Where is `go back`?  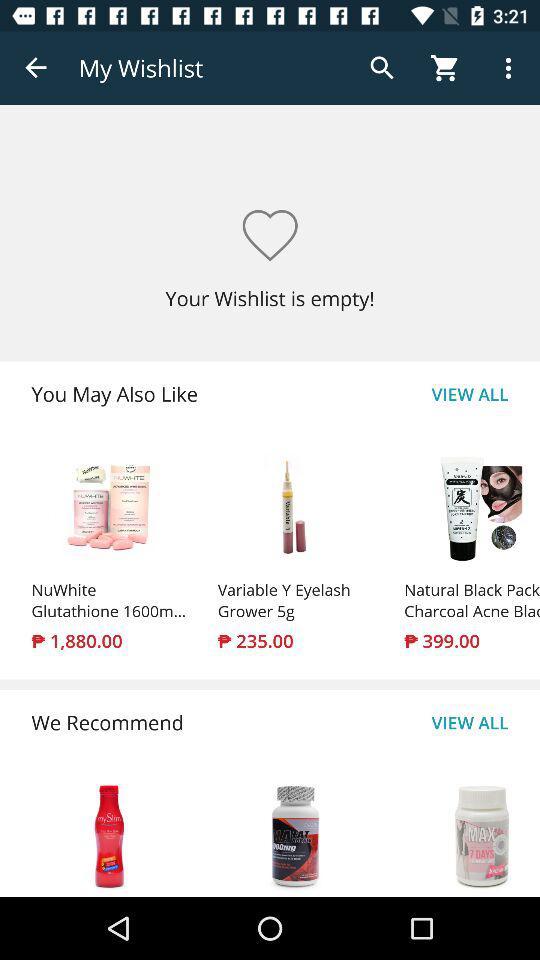 go back is located at coordinates (36, 68).